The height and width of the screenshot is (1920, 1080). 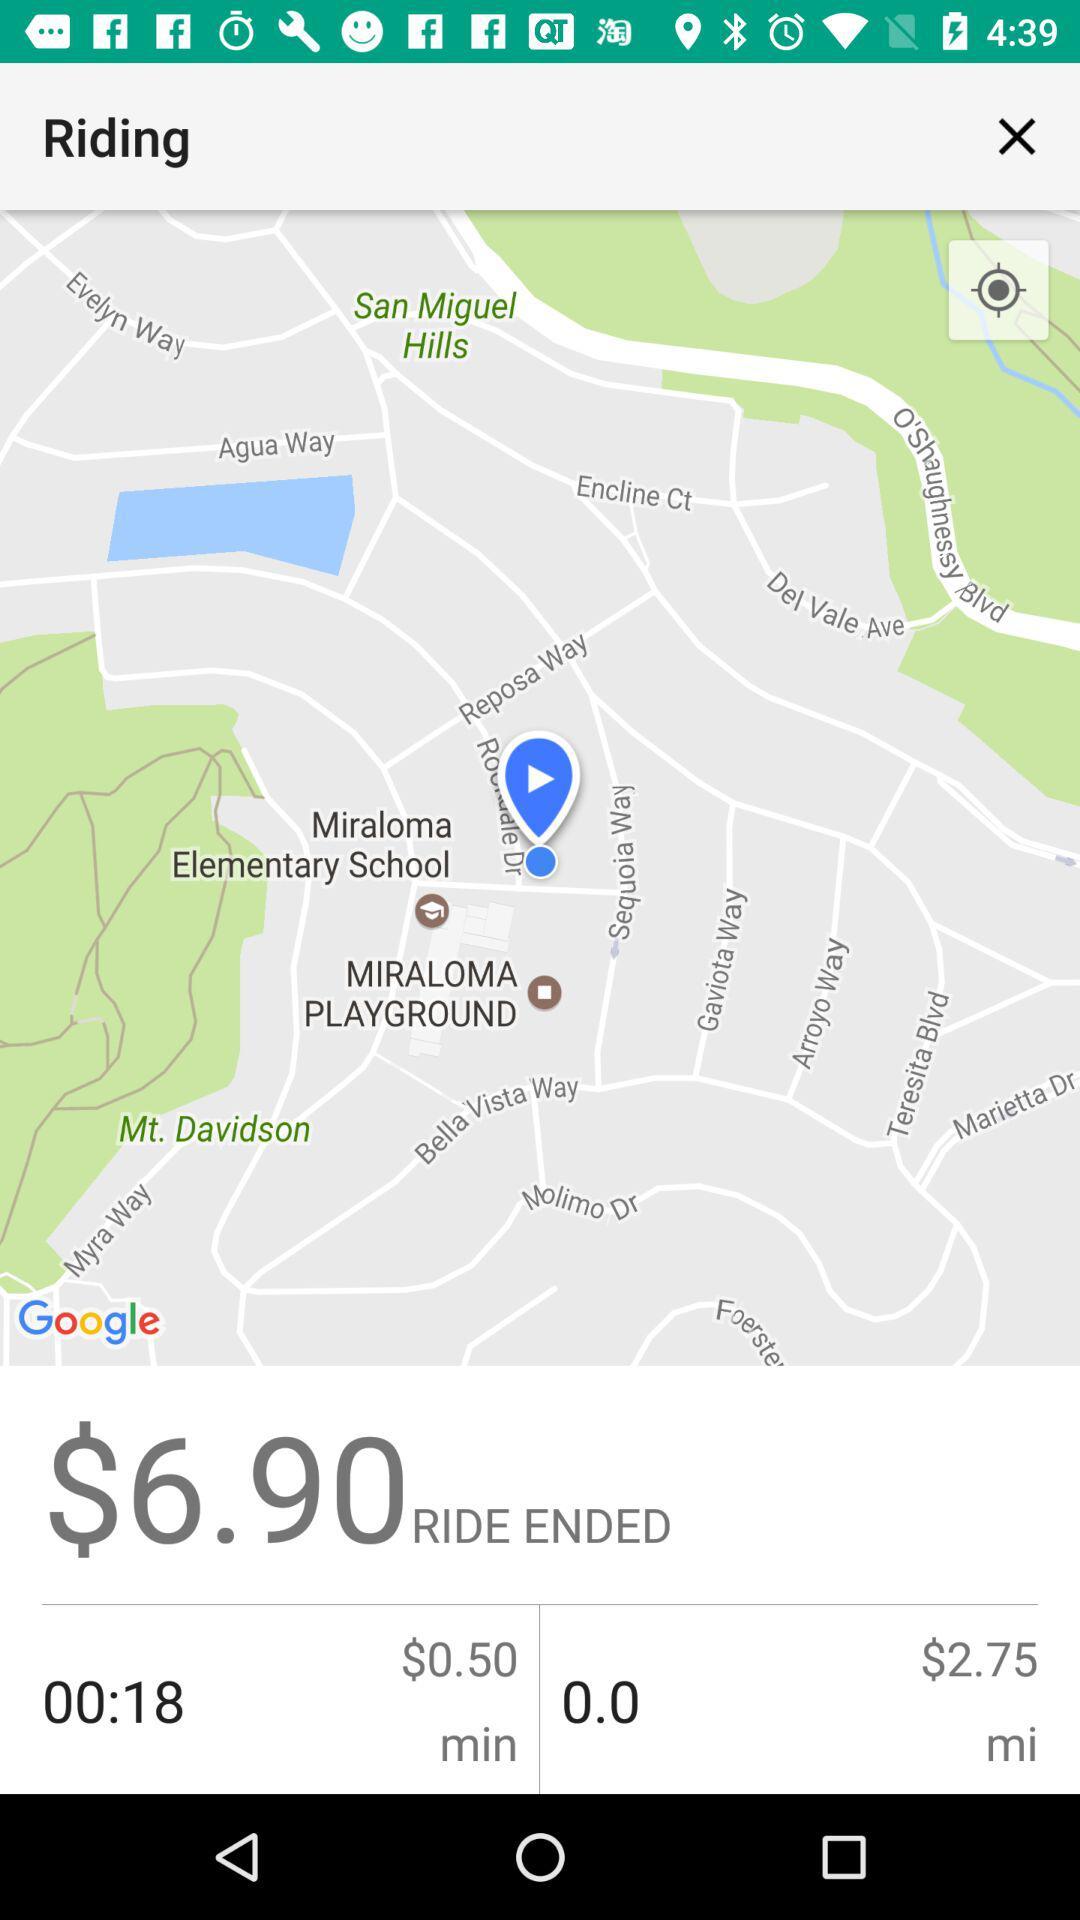 I want to click on the icon to the right of riding, so click(x=1017, y=135).